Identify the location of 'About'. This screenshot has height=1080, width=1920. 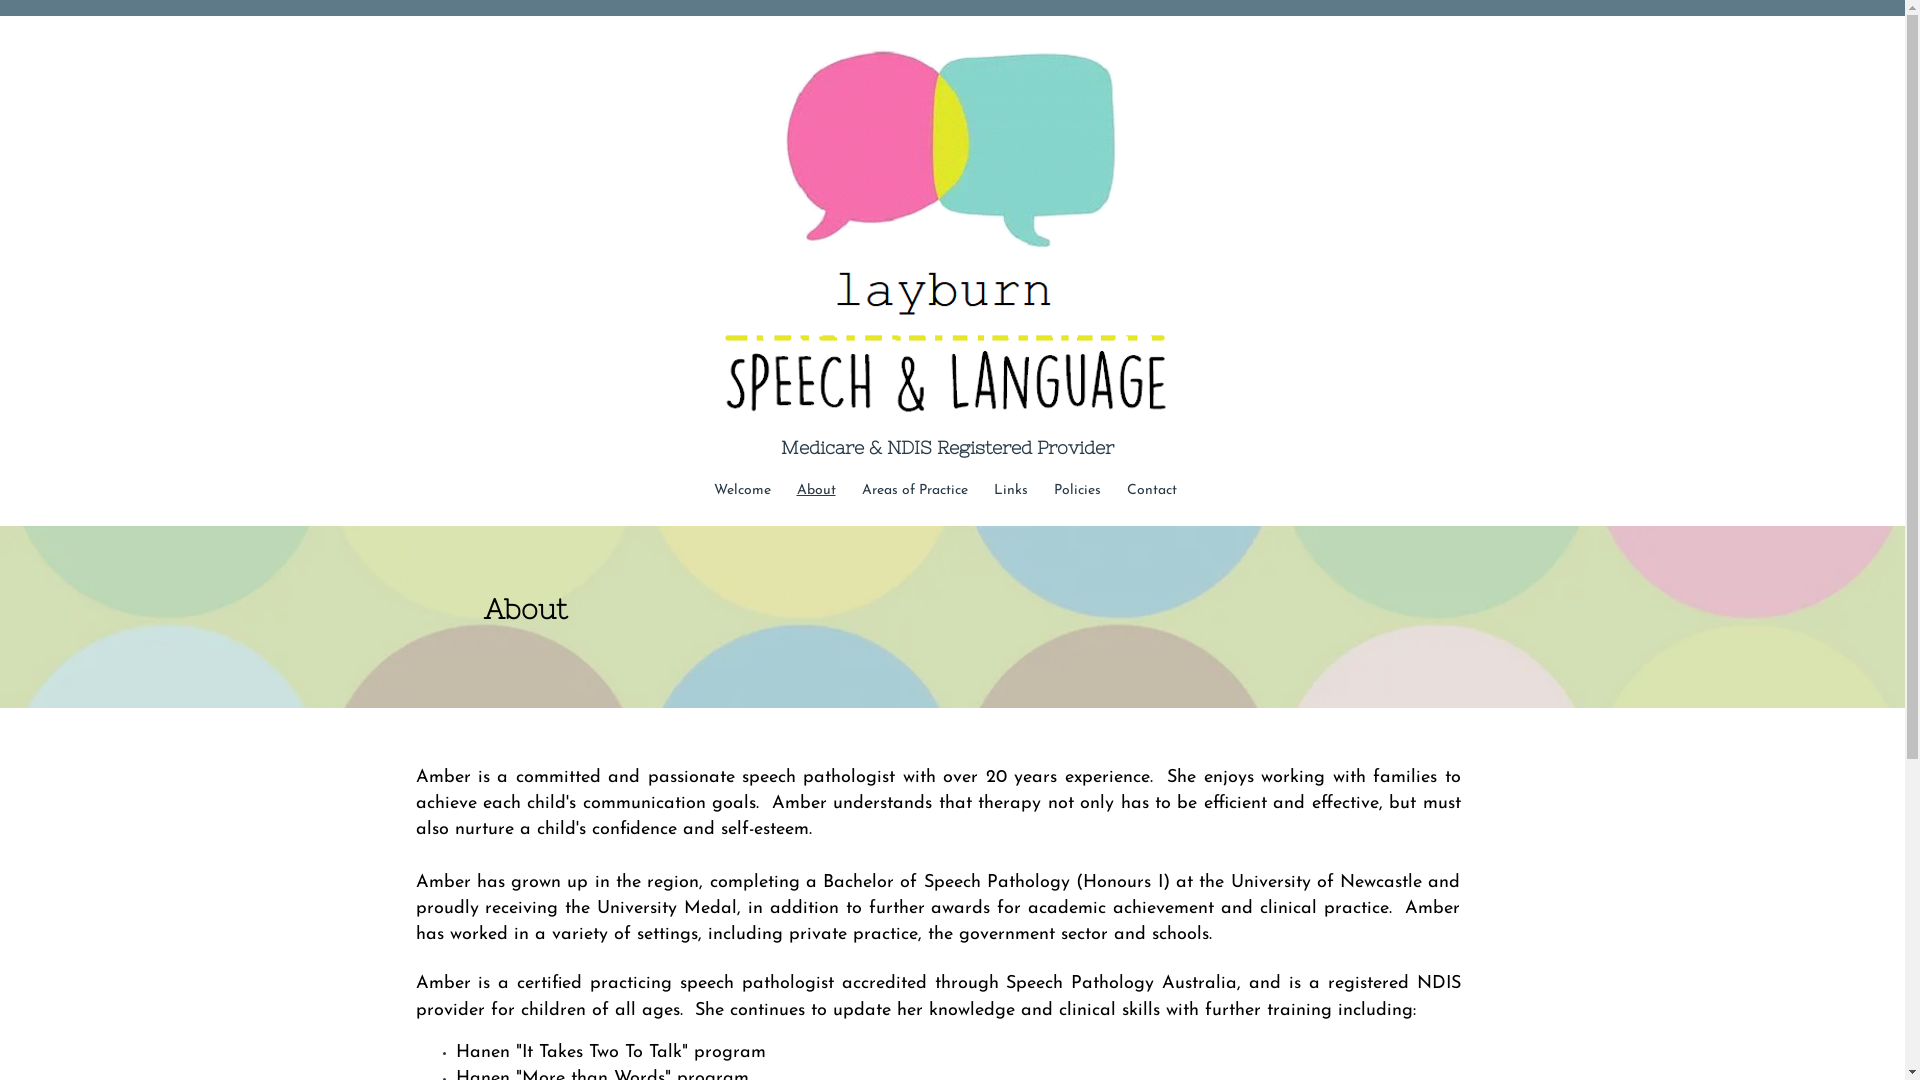
(816, 490).